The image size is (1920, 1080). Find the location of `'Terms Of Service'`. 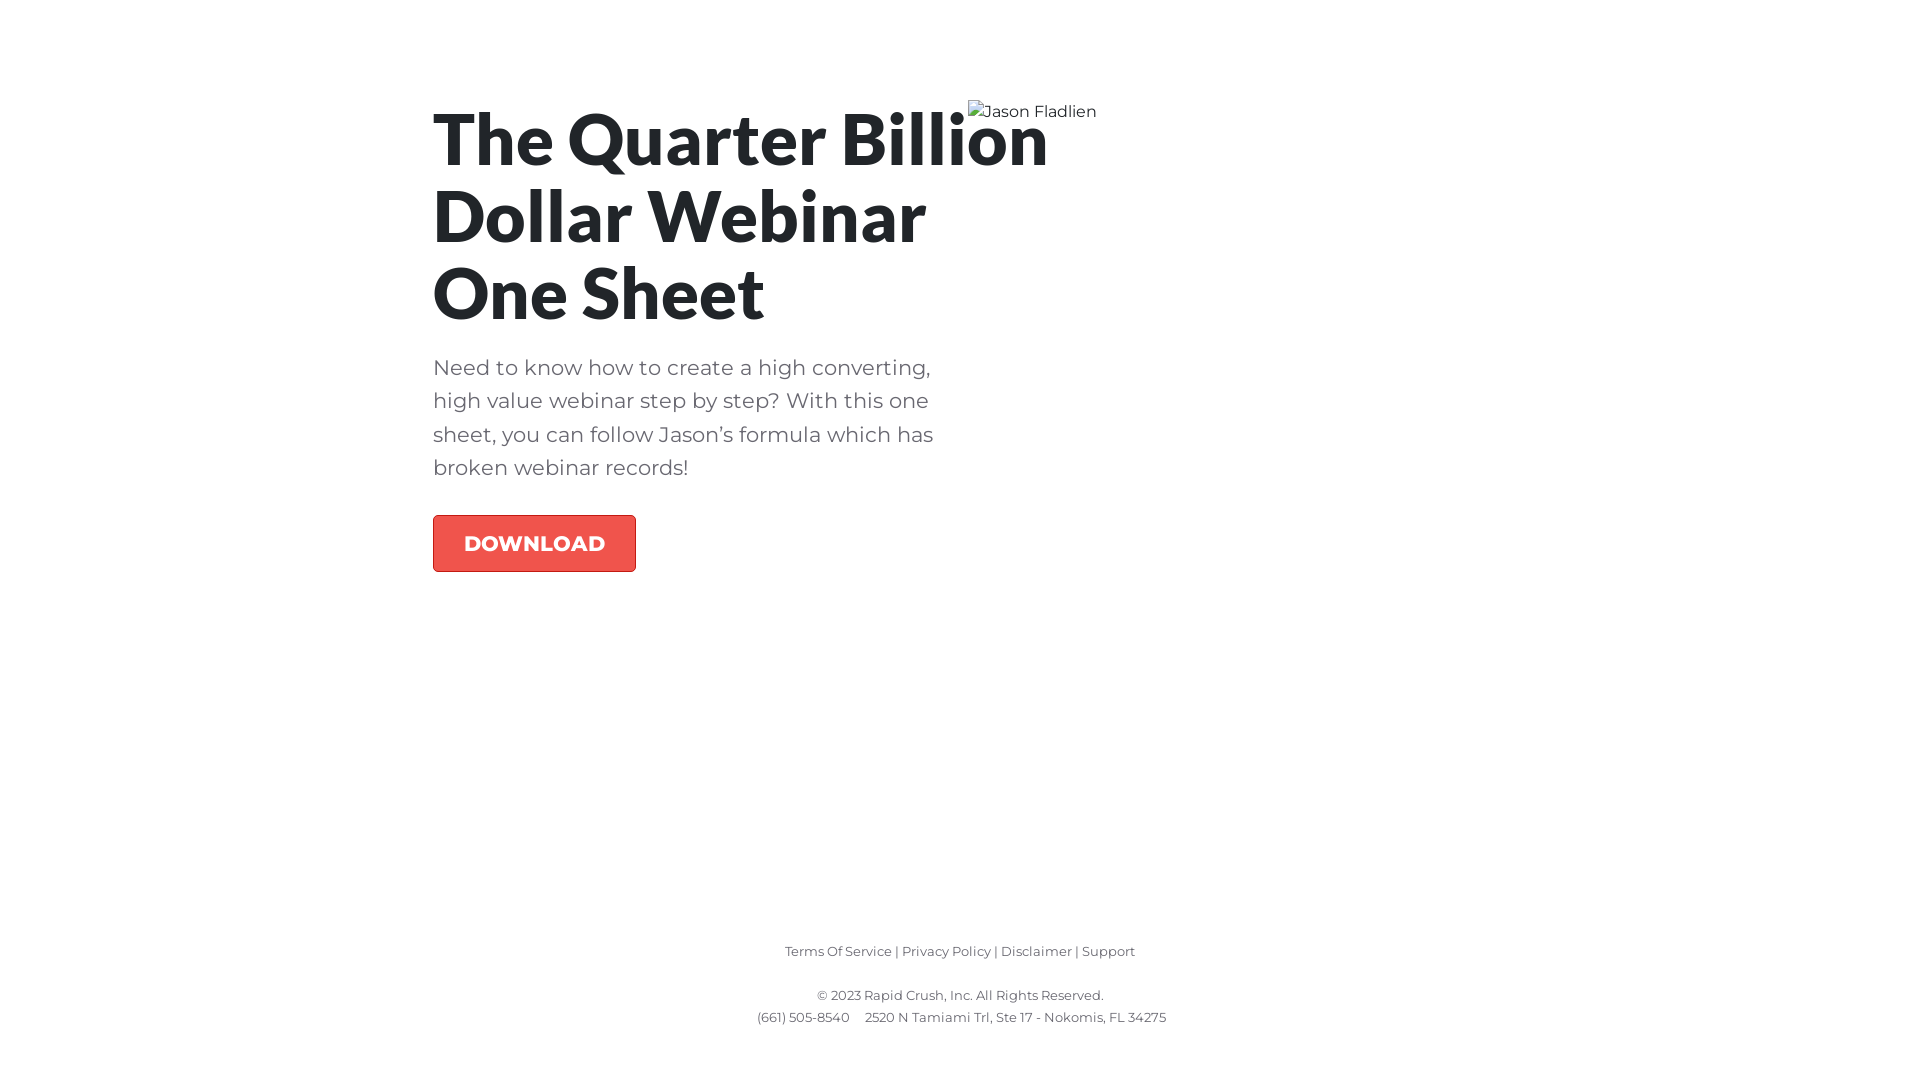

'Terms Of Service' is located at coordinates (838, 950).